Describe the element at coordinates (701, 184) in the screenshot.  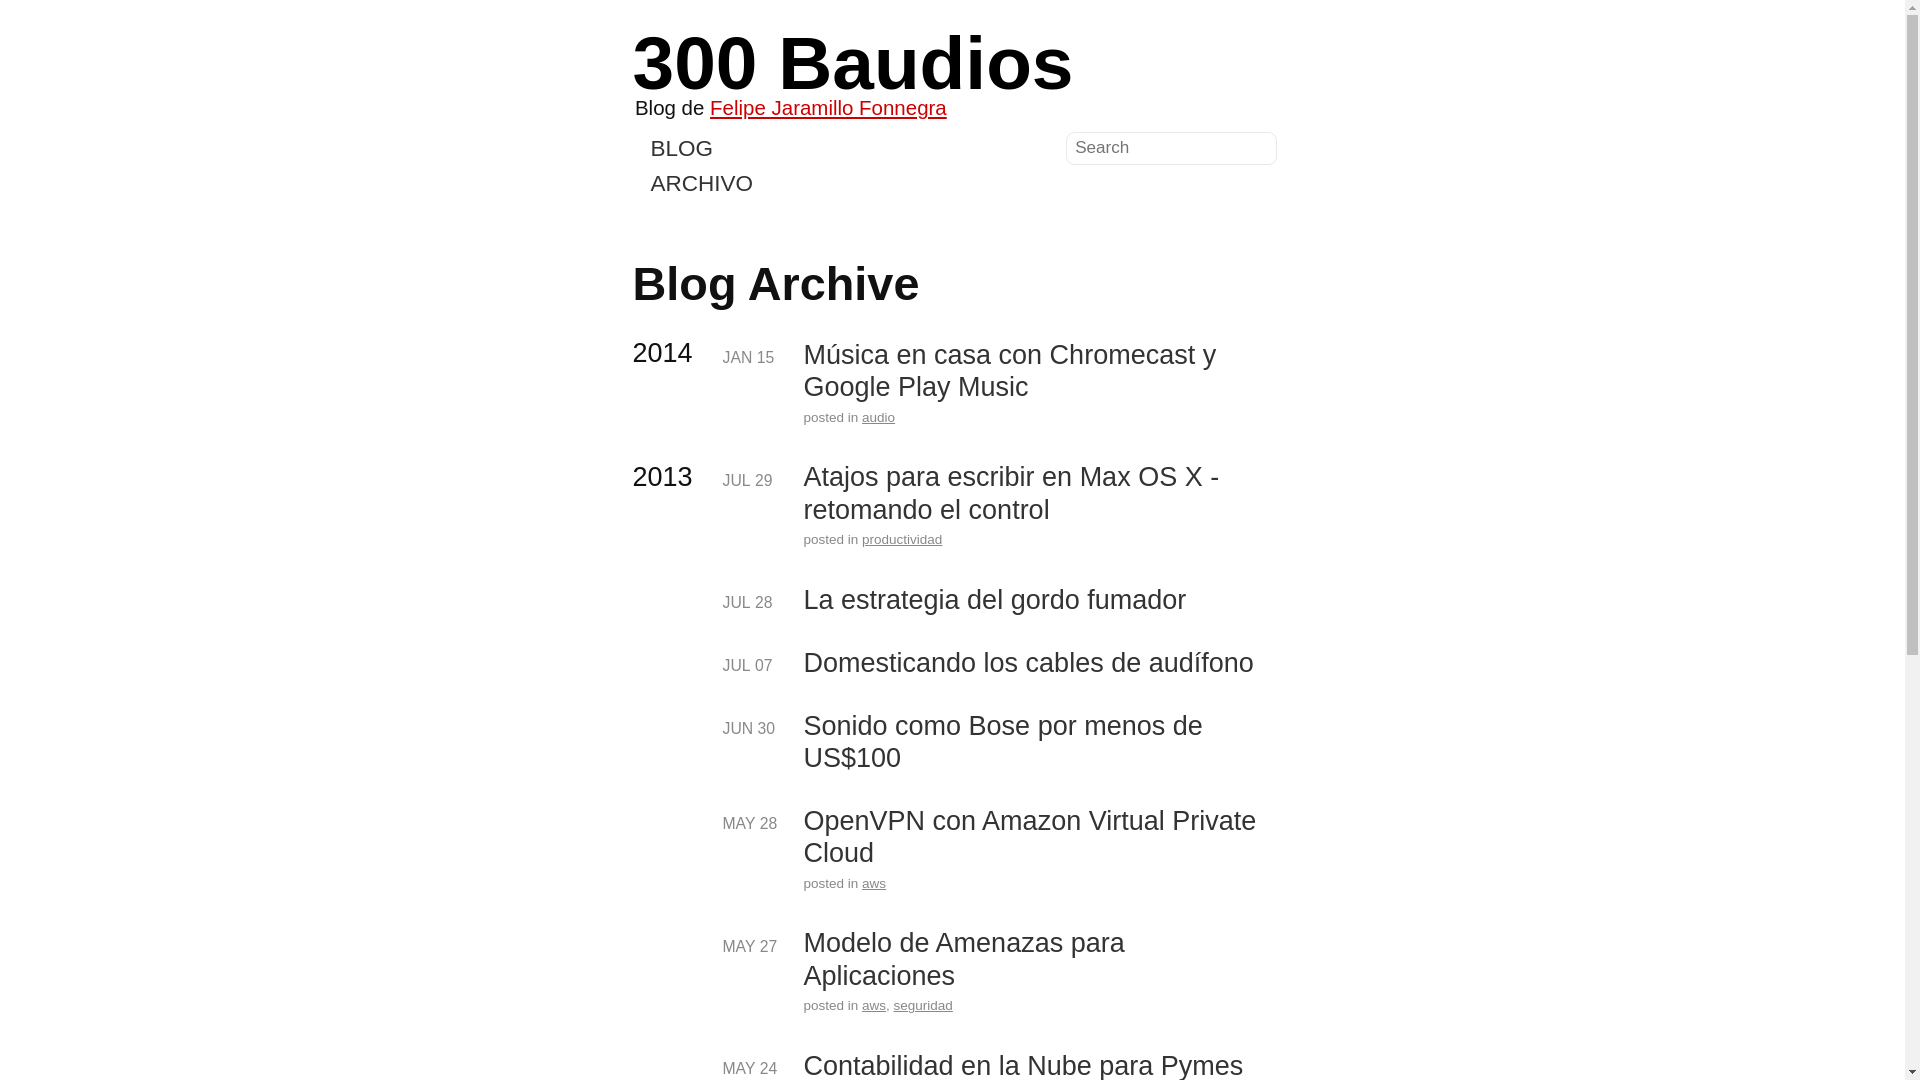
I see `'ARCHIVO'` at that location.